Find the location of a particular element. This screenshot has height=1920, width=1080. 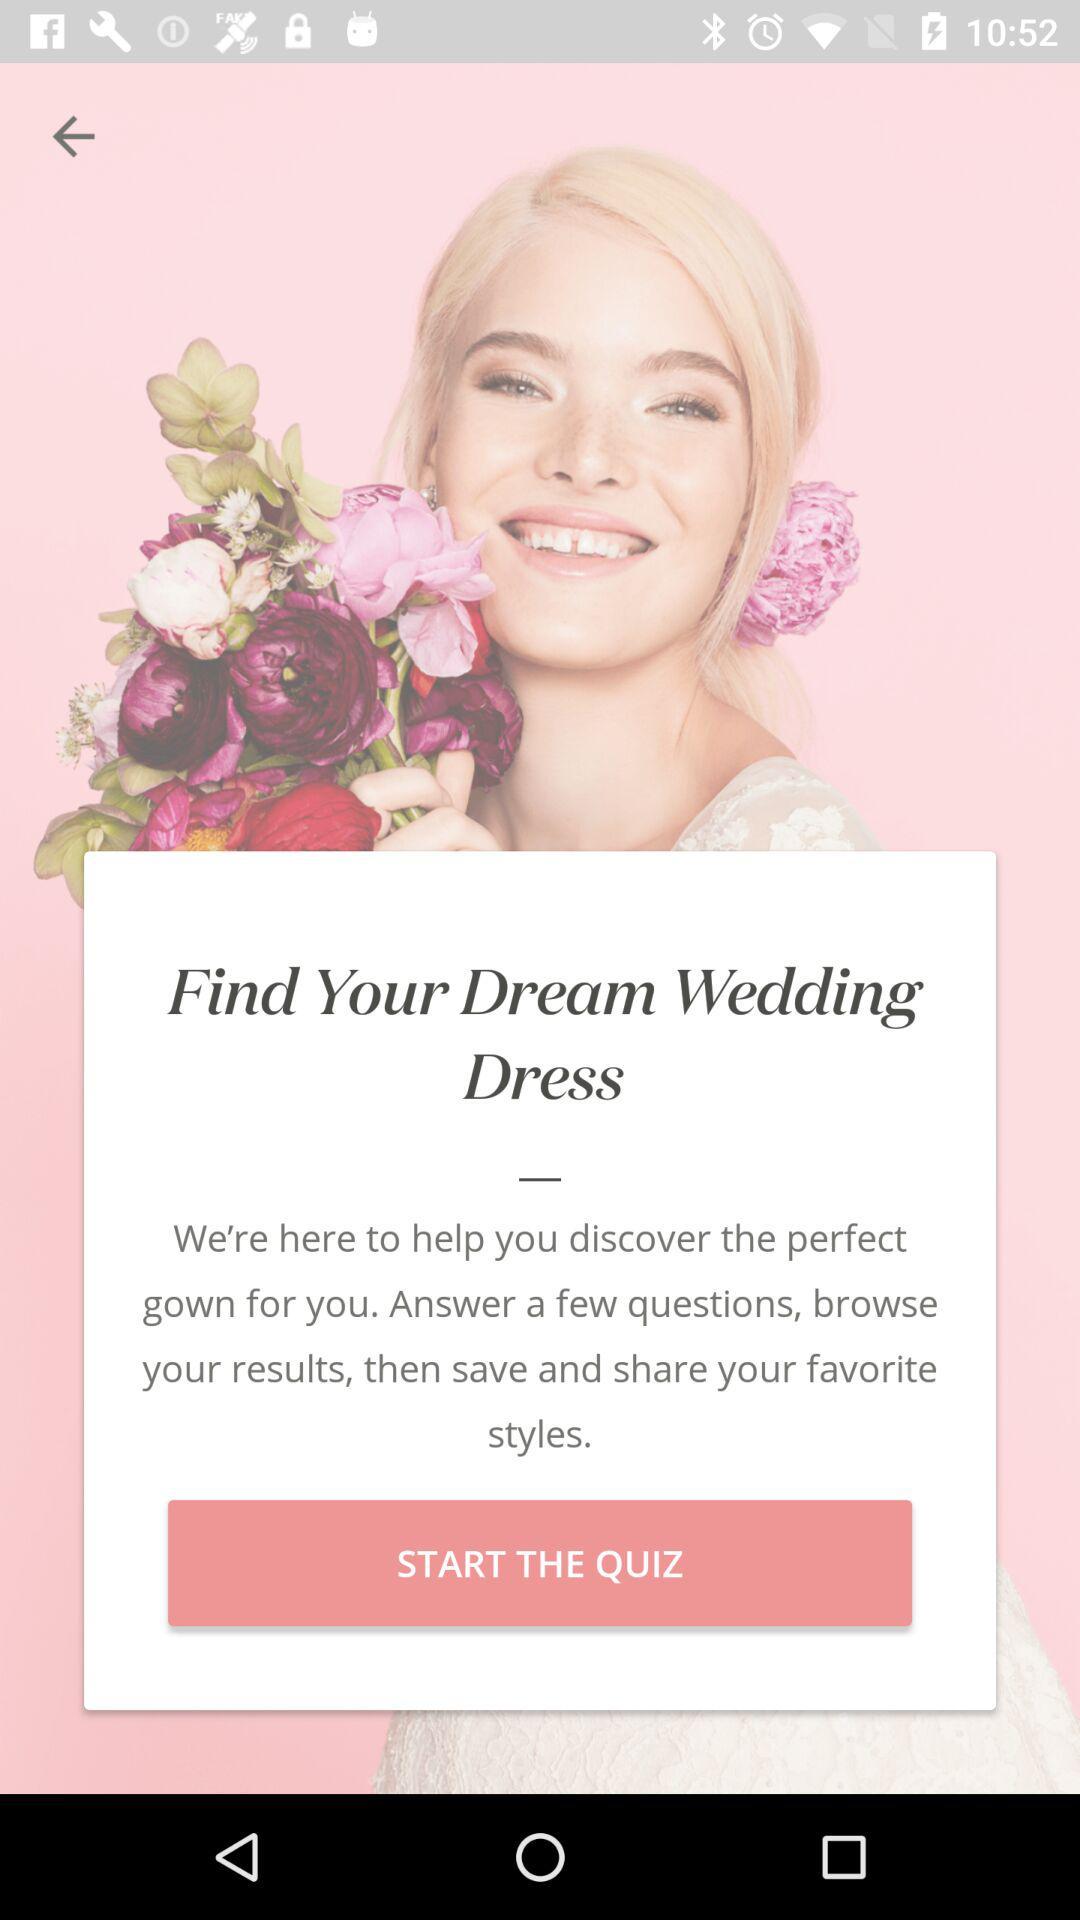

item above find your dream is located at coordinates (72, 135).